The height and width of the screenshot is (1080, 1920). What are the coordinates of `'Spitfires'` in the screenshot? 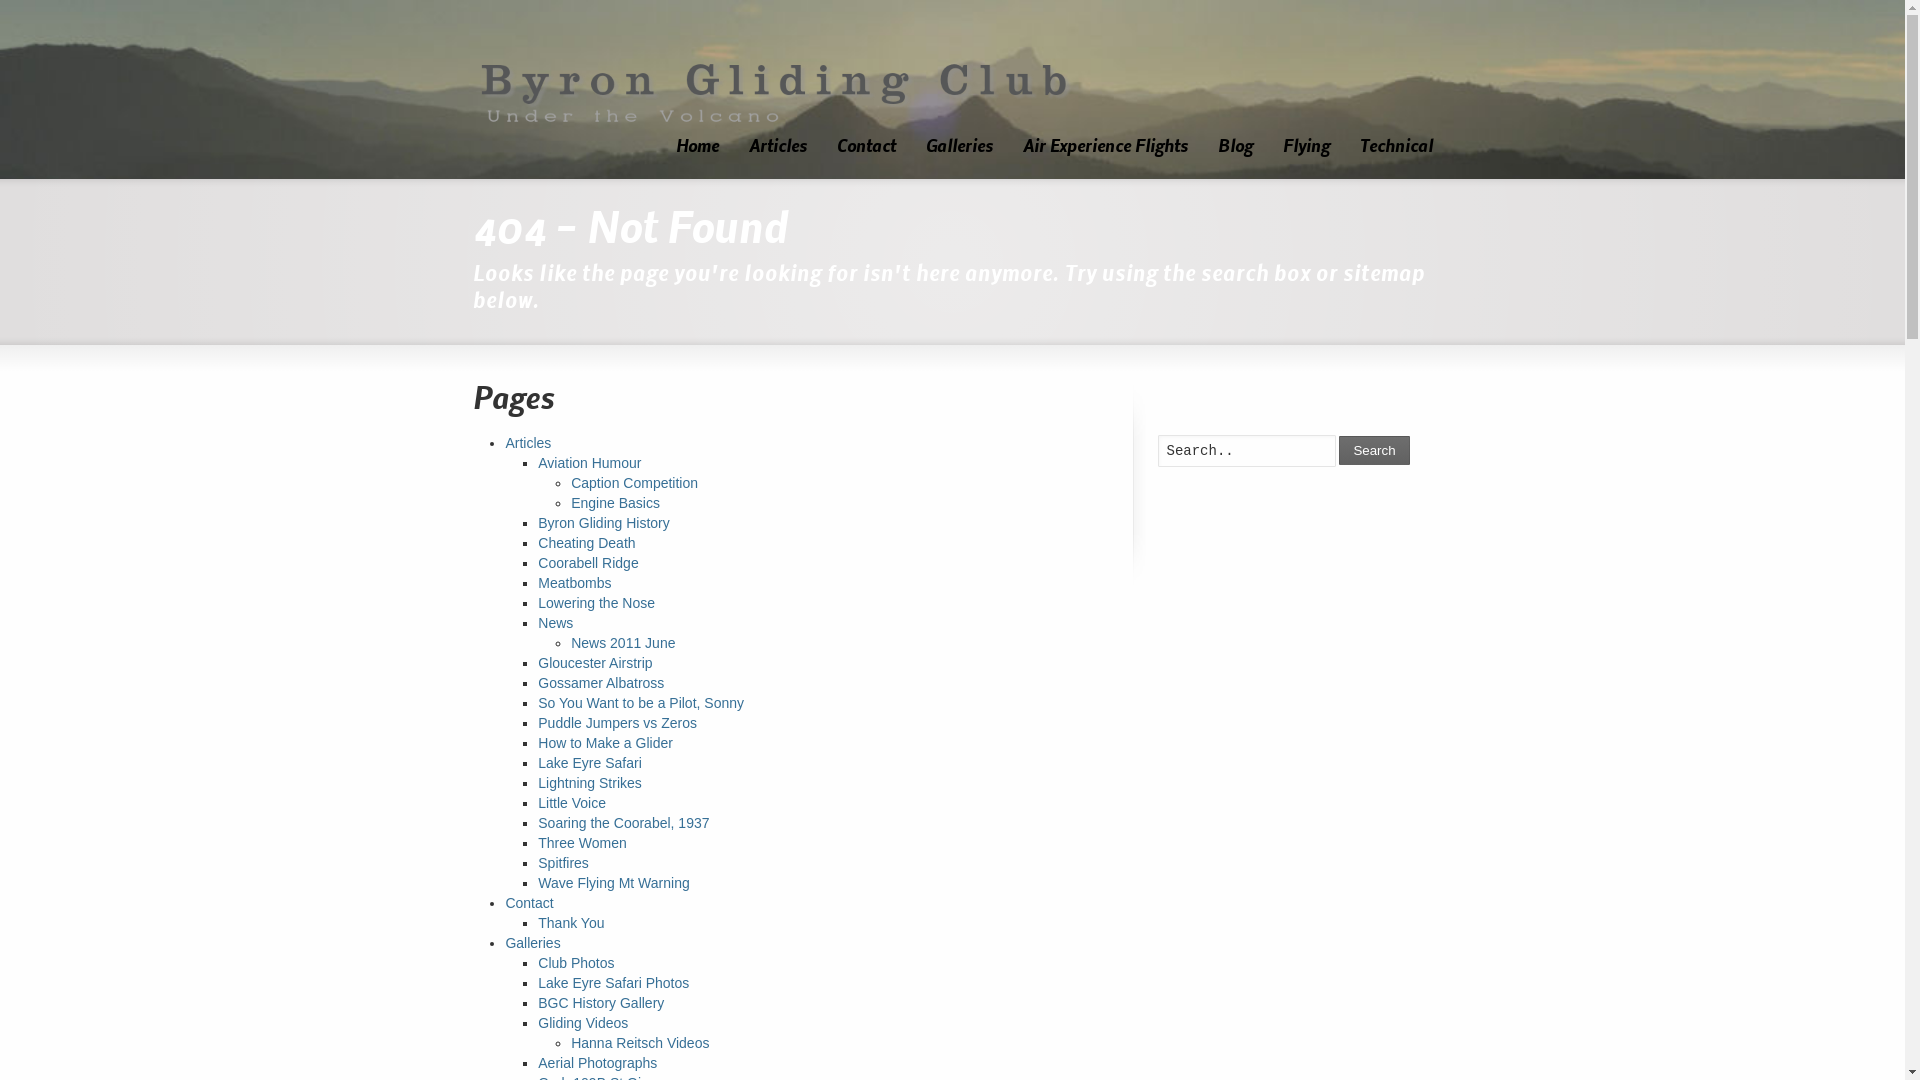 It's located at (562, 862).